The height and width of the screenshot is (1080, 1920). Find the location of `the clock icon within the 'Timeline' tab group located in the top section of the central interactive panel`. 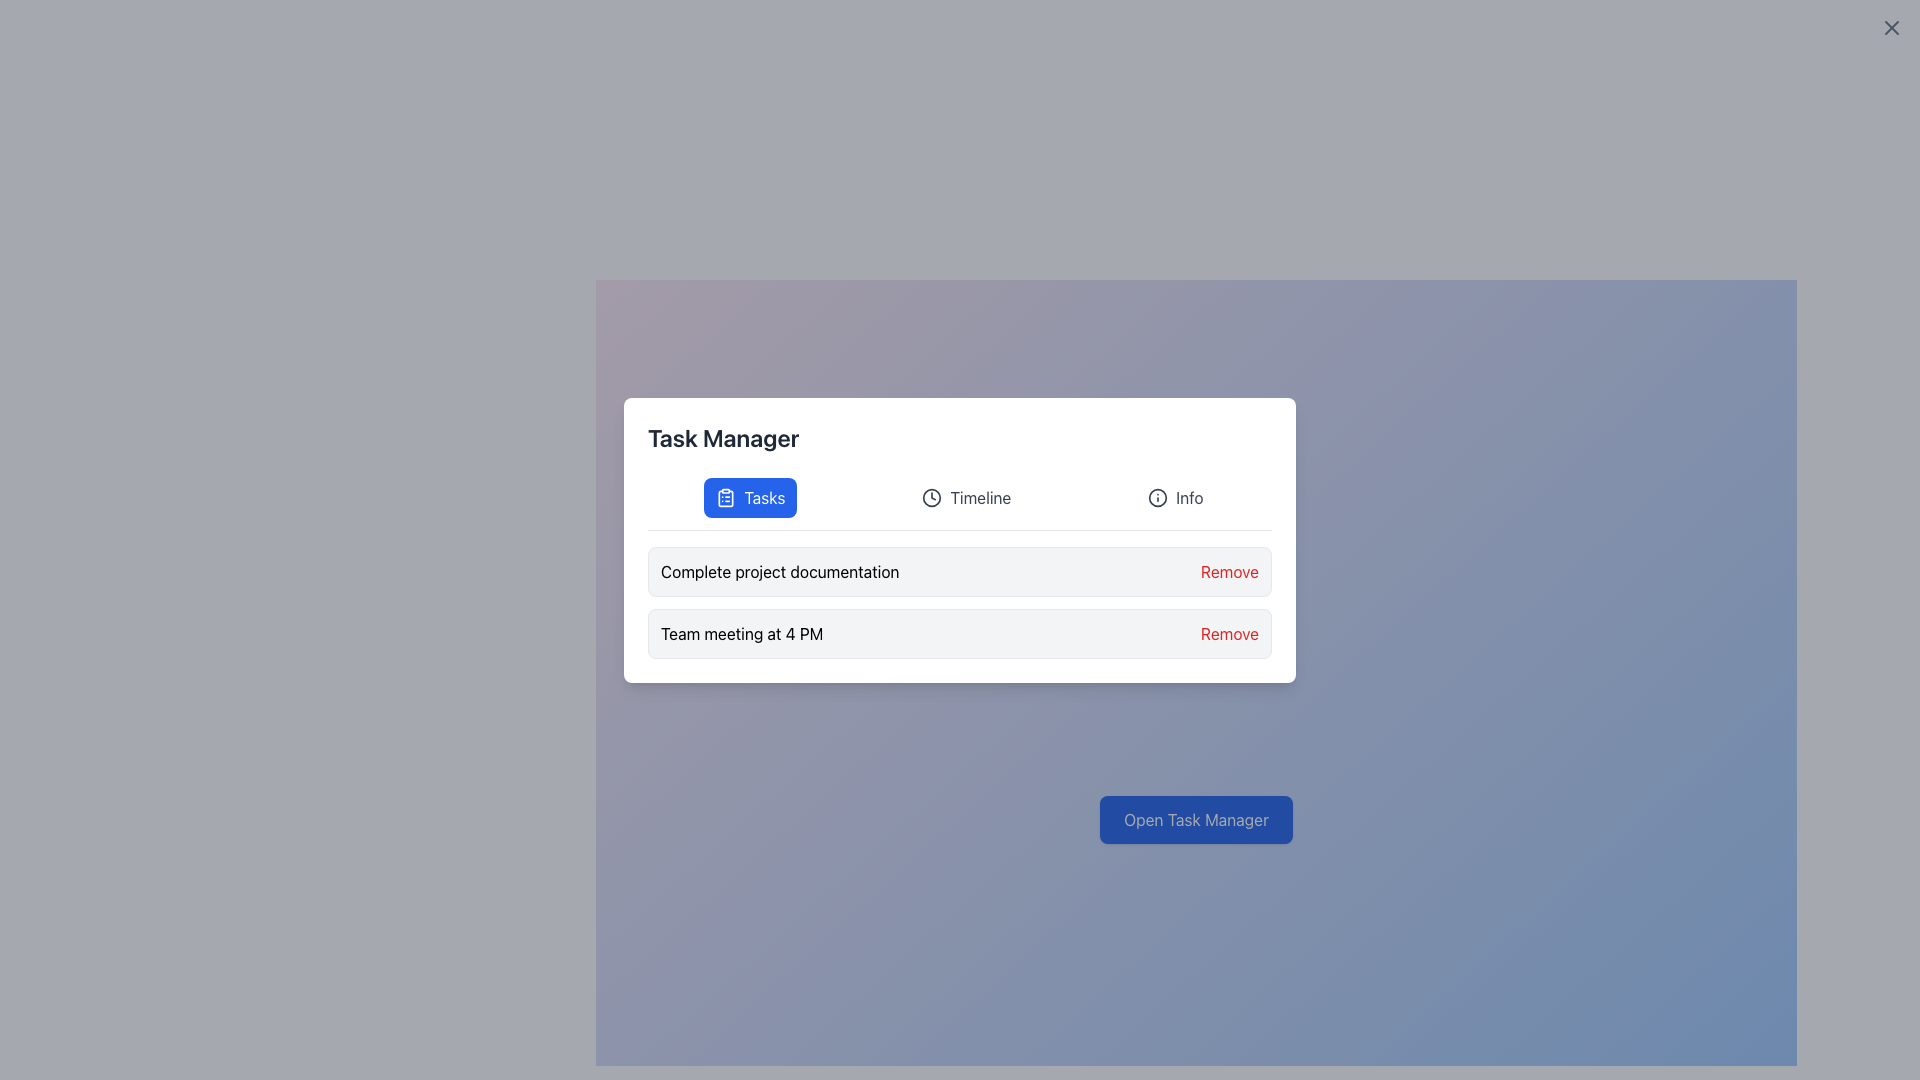

the clock icon within the 'Timeline' tab group located in the top section of the central interactive panel is located at coordinates (931, 496).